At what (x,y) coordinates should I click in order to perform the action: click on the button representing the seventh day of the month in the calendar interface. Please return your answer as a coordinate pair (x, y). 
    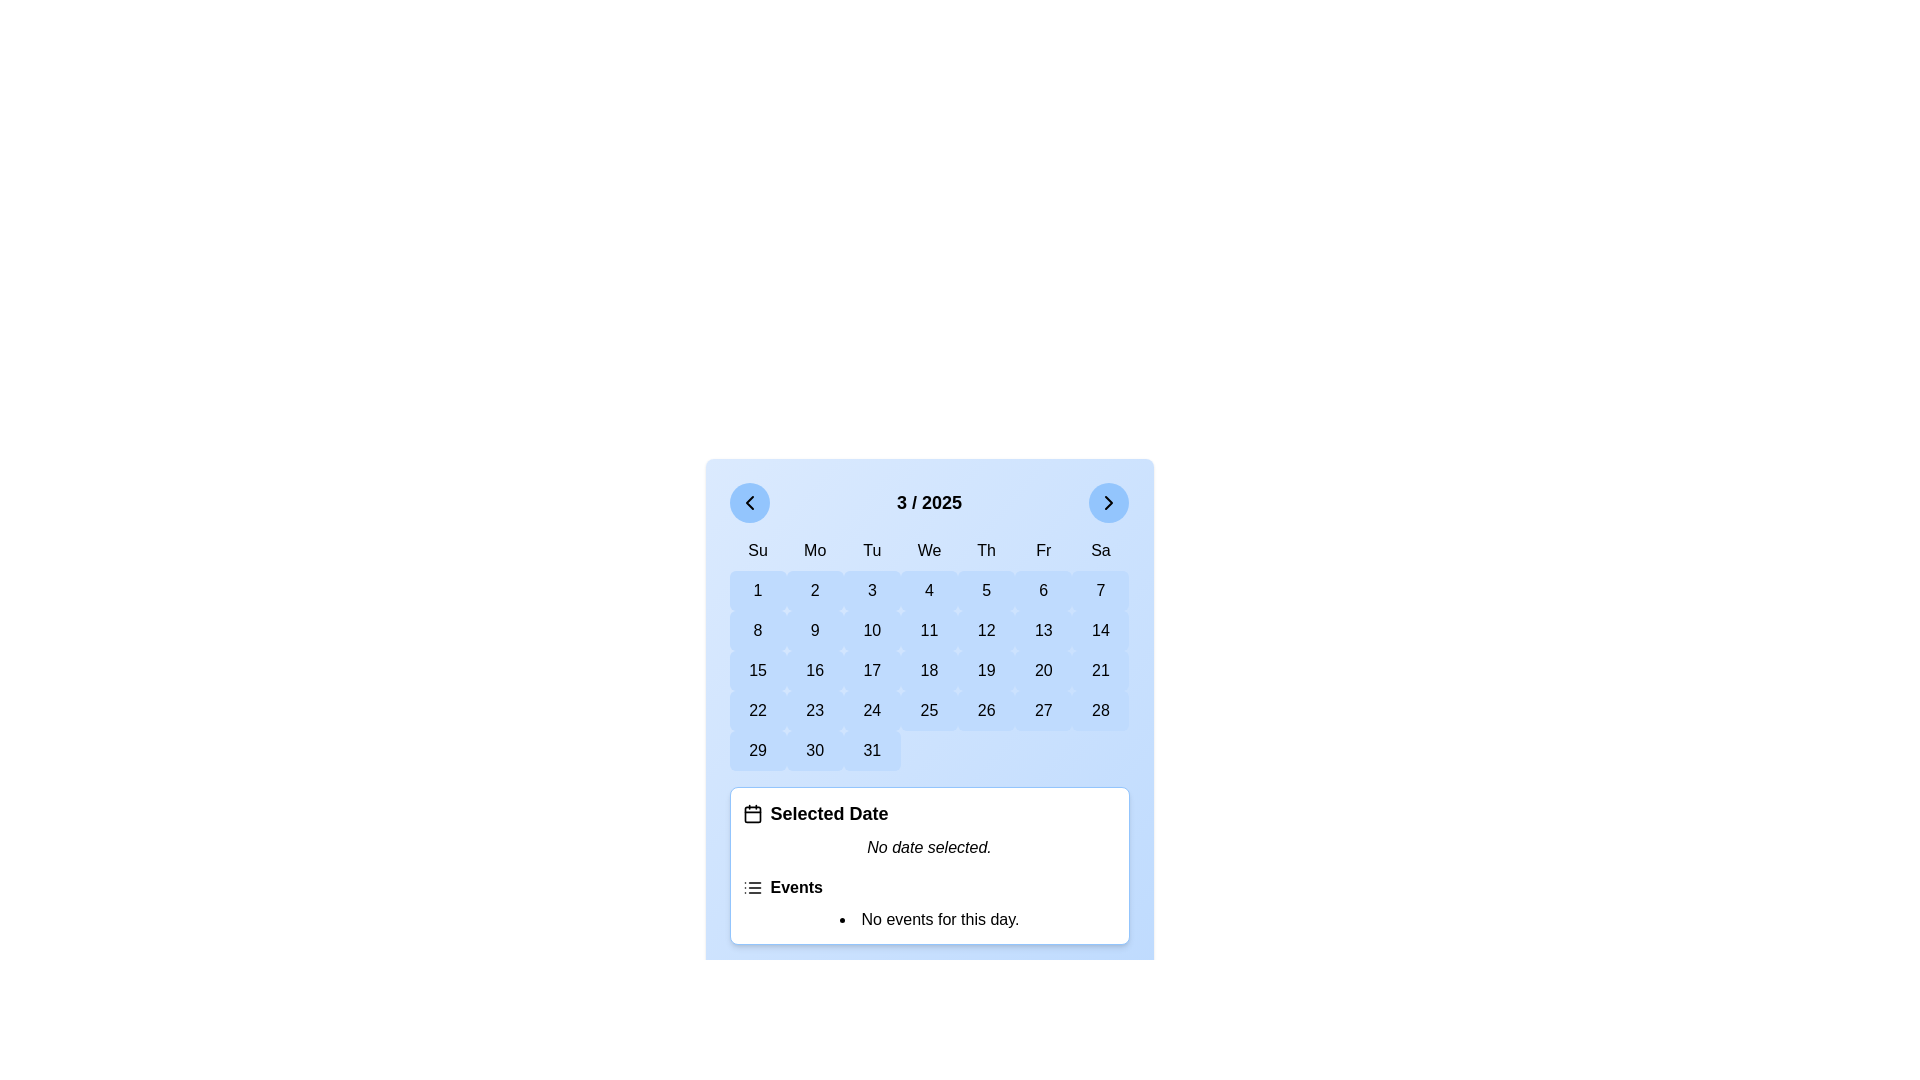
    Looking at the image, I should click on (1099, 589).